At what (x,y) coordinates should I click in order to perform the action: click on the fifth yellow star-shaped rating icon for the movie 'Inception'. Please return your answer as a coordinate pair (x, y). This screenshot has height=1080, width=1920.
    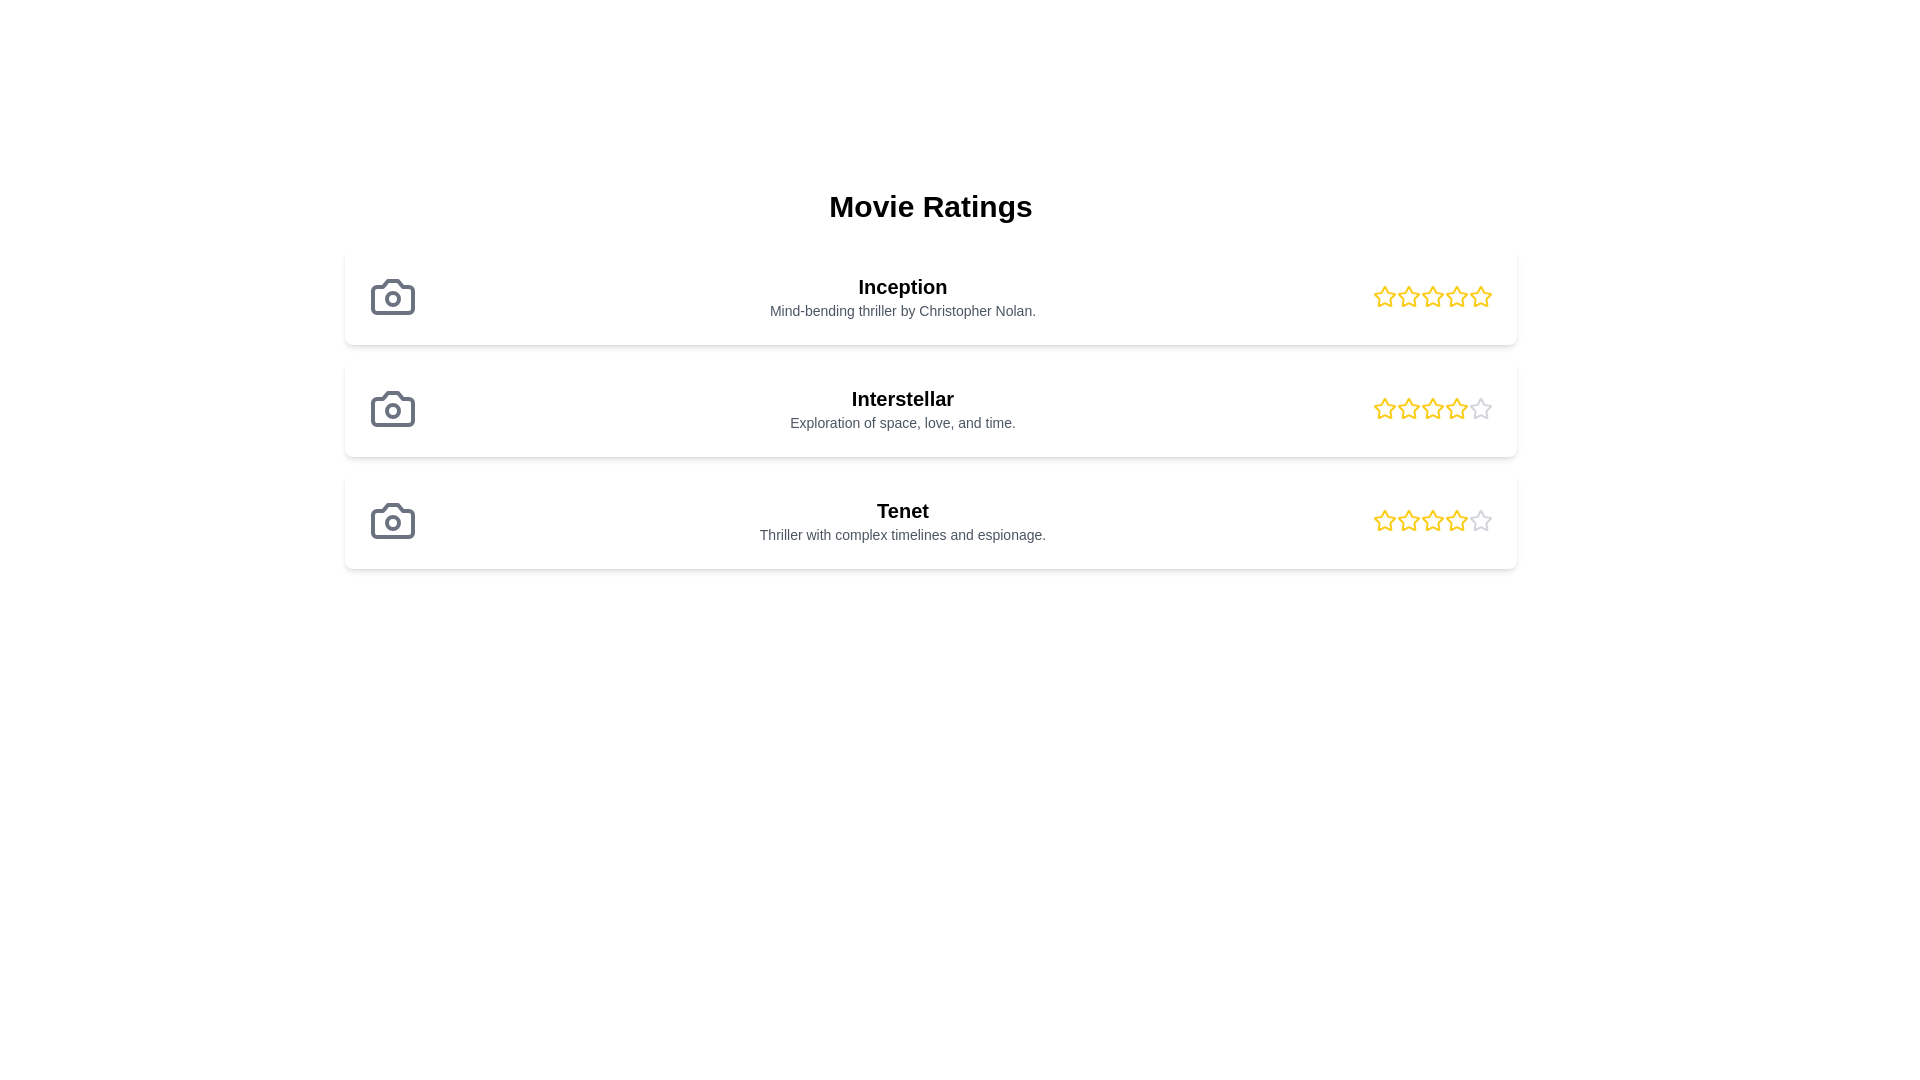
    Looking at the image, I should click on (1457, 297).